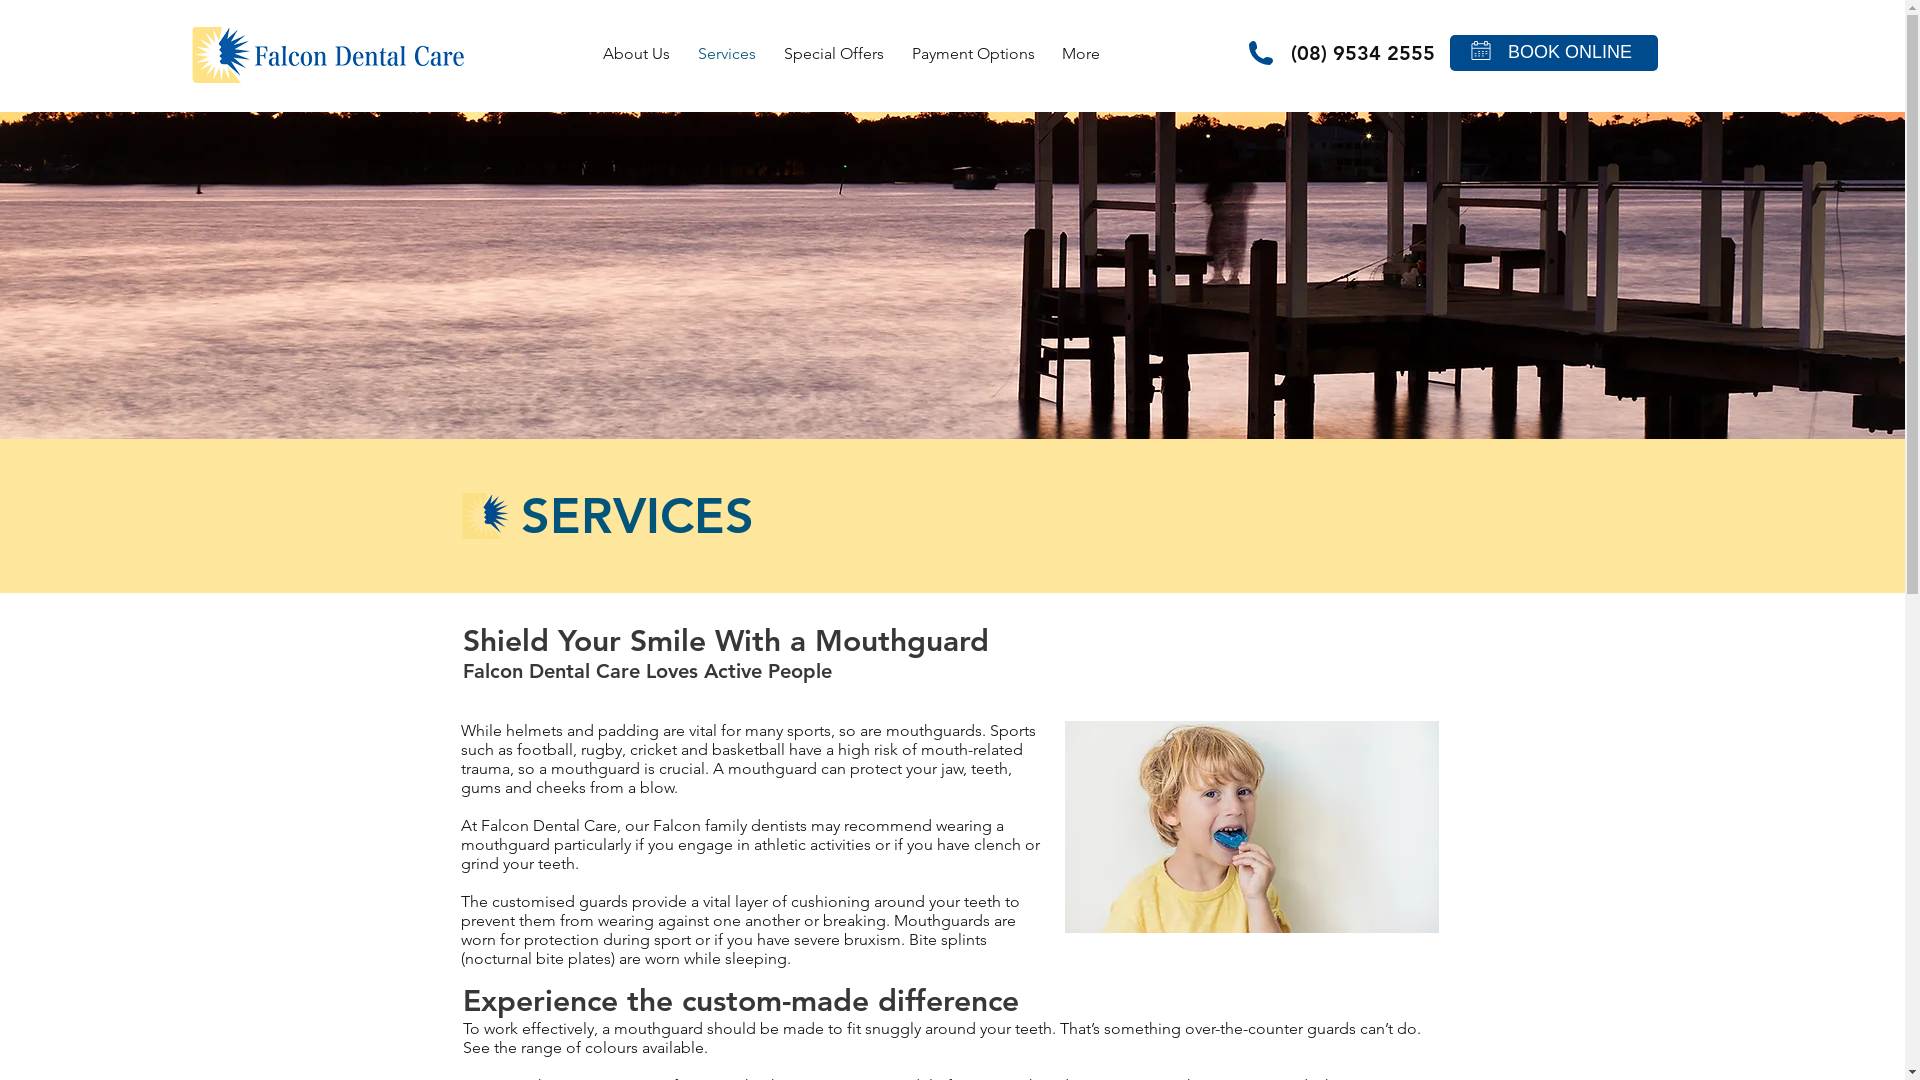 The width and height of the screenshot is (1920, 1080). What do you see at coordinates (1568, 52) in the screenshot?
I see `'BOOK ONLINE'` at bounding box center [1568, 52].